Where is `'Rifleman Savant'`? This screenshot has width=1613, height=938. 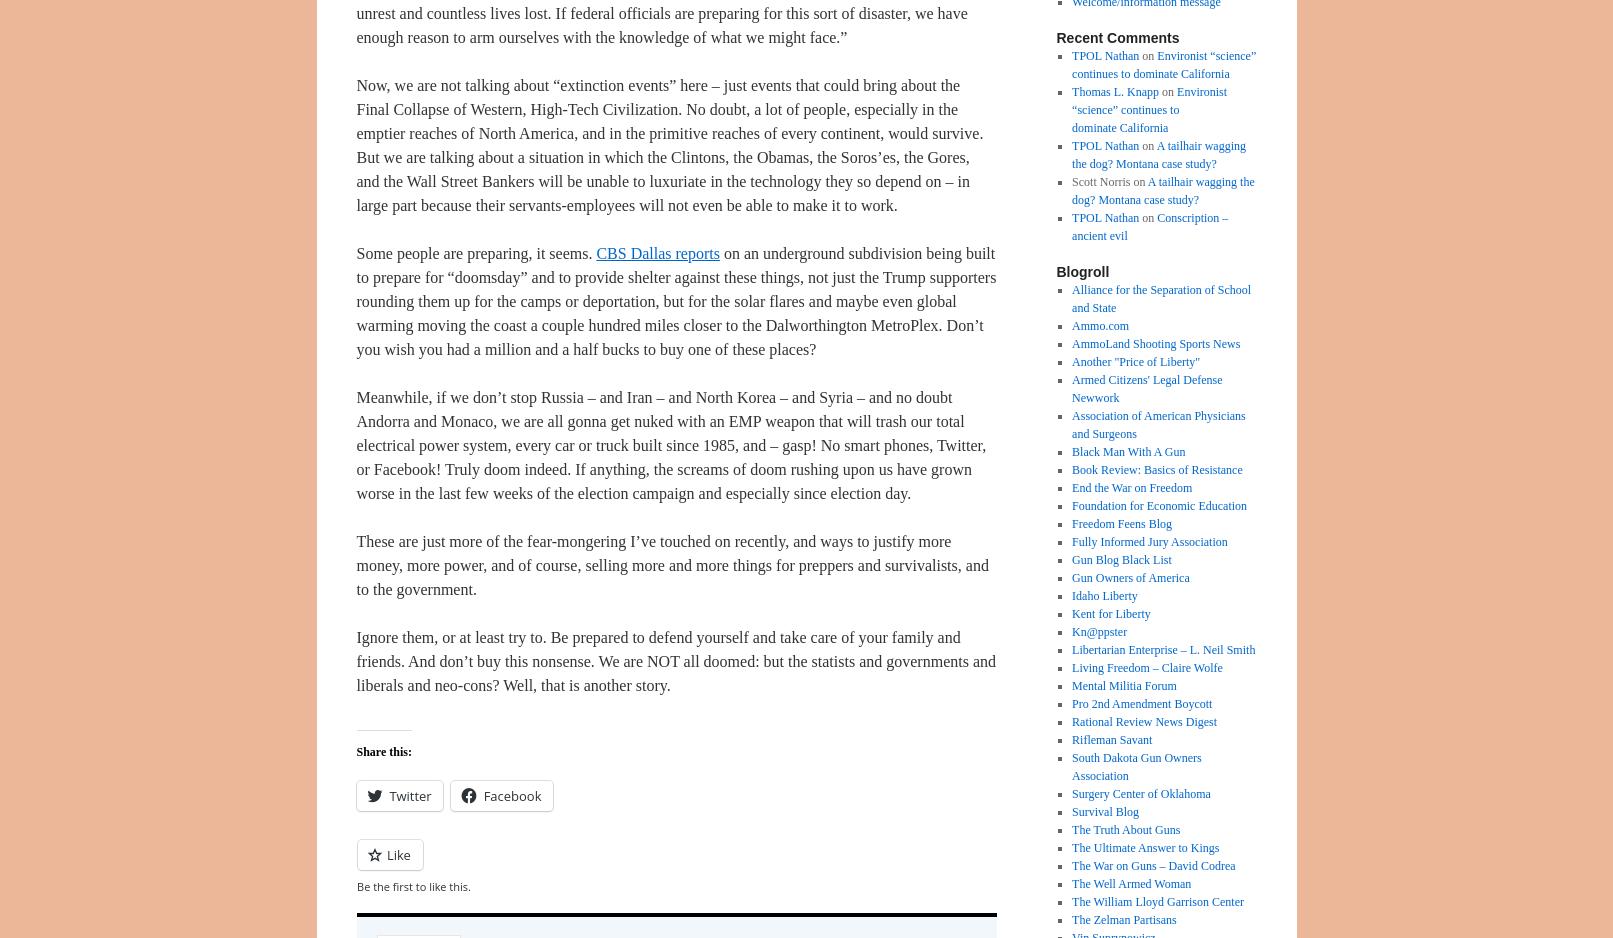 'Rifleman Savant' is located at coordinates (1071, 739).